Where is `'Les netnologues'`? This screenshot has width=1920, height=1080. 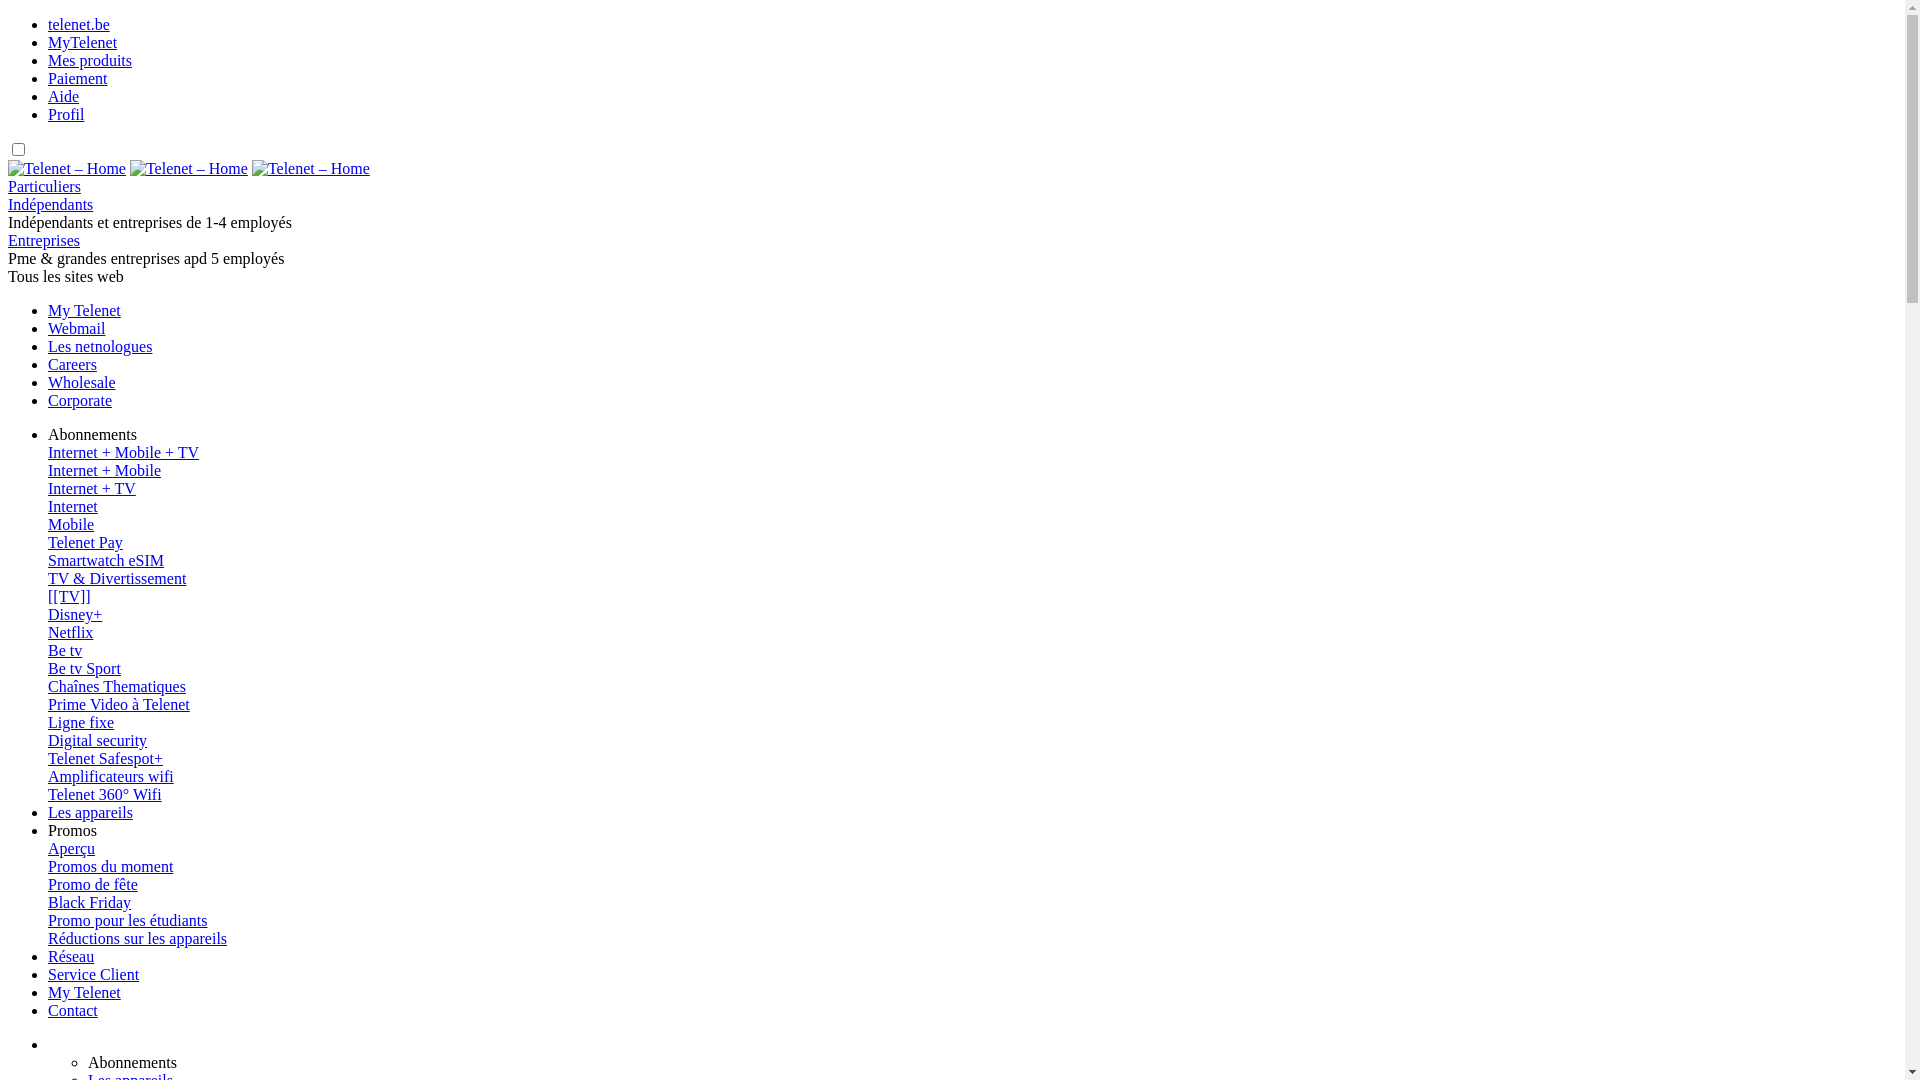 'Les netnologues' is located at coordinates (99, 345).